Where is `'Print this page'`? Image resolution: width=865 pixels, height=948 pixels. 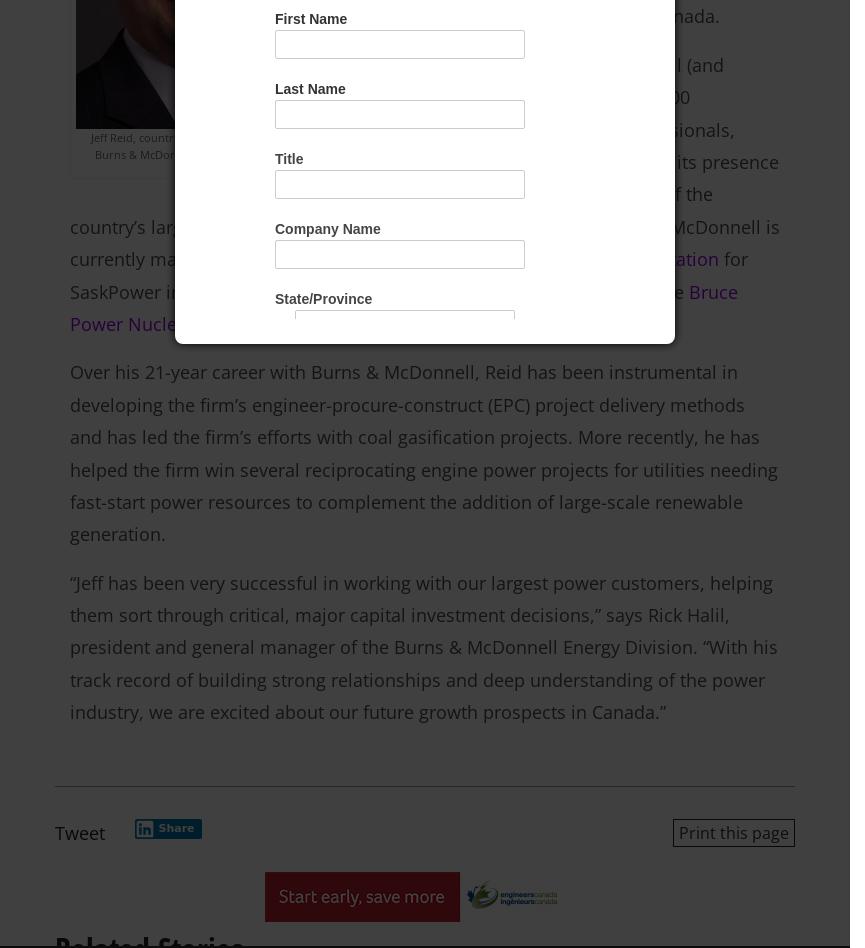
'Print this page' is located at coordinates (733, 830).